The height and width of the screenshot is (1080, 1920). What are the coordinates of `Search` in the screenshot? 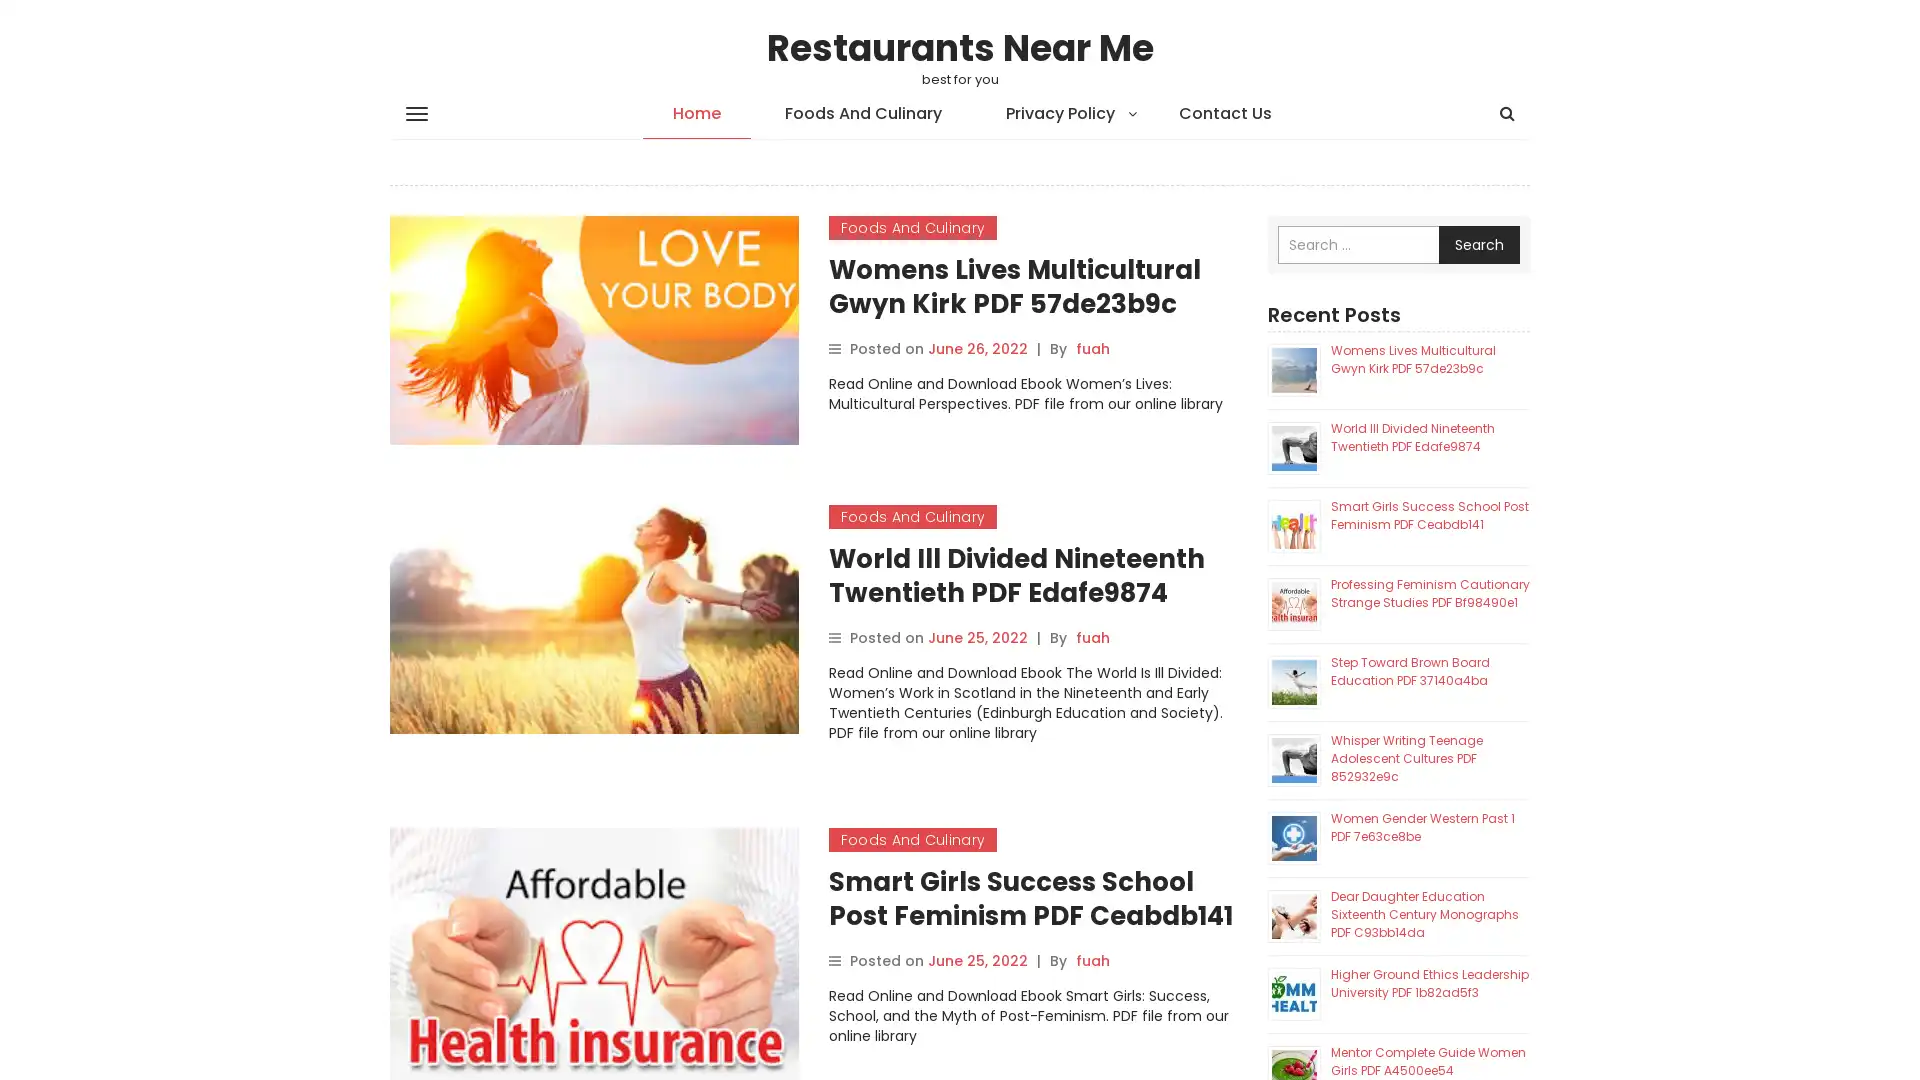 It's located at (1479, 244).